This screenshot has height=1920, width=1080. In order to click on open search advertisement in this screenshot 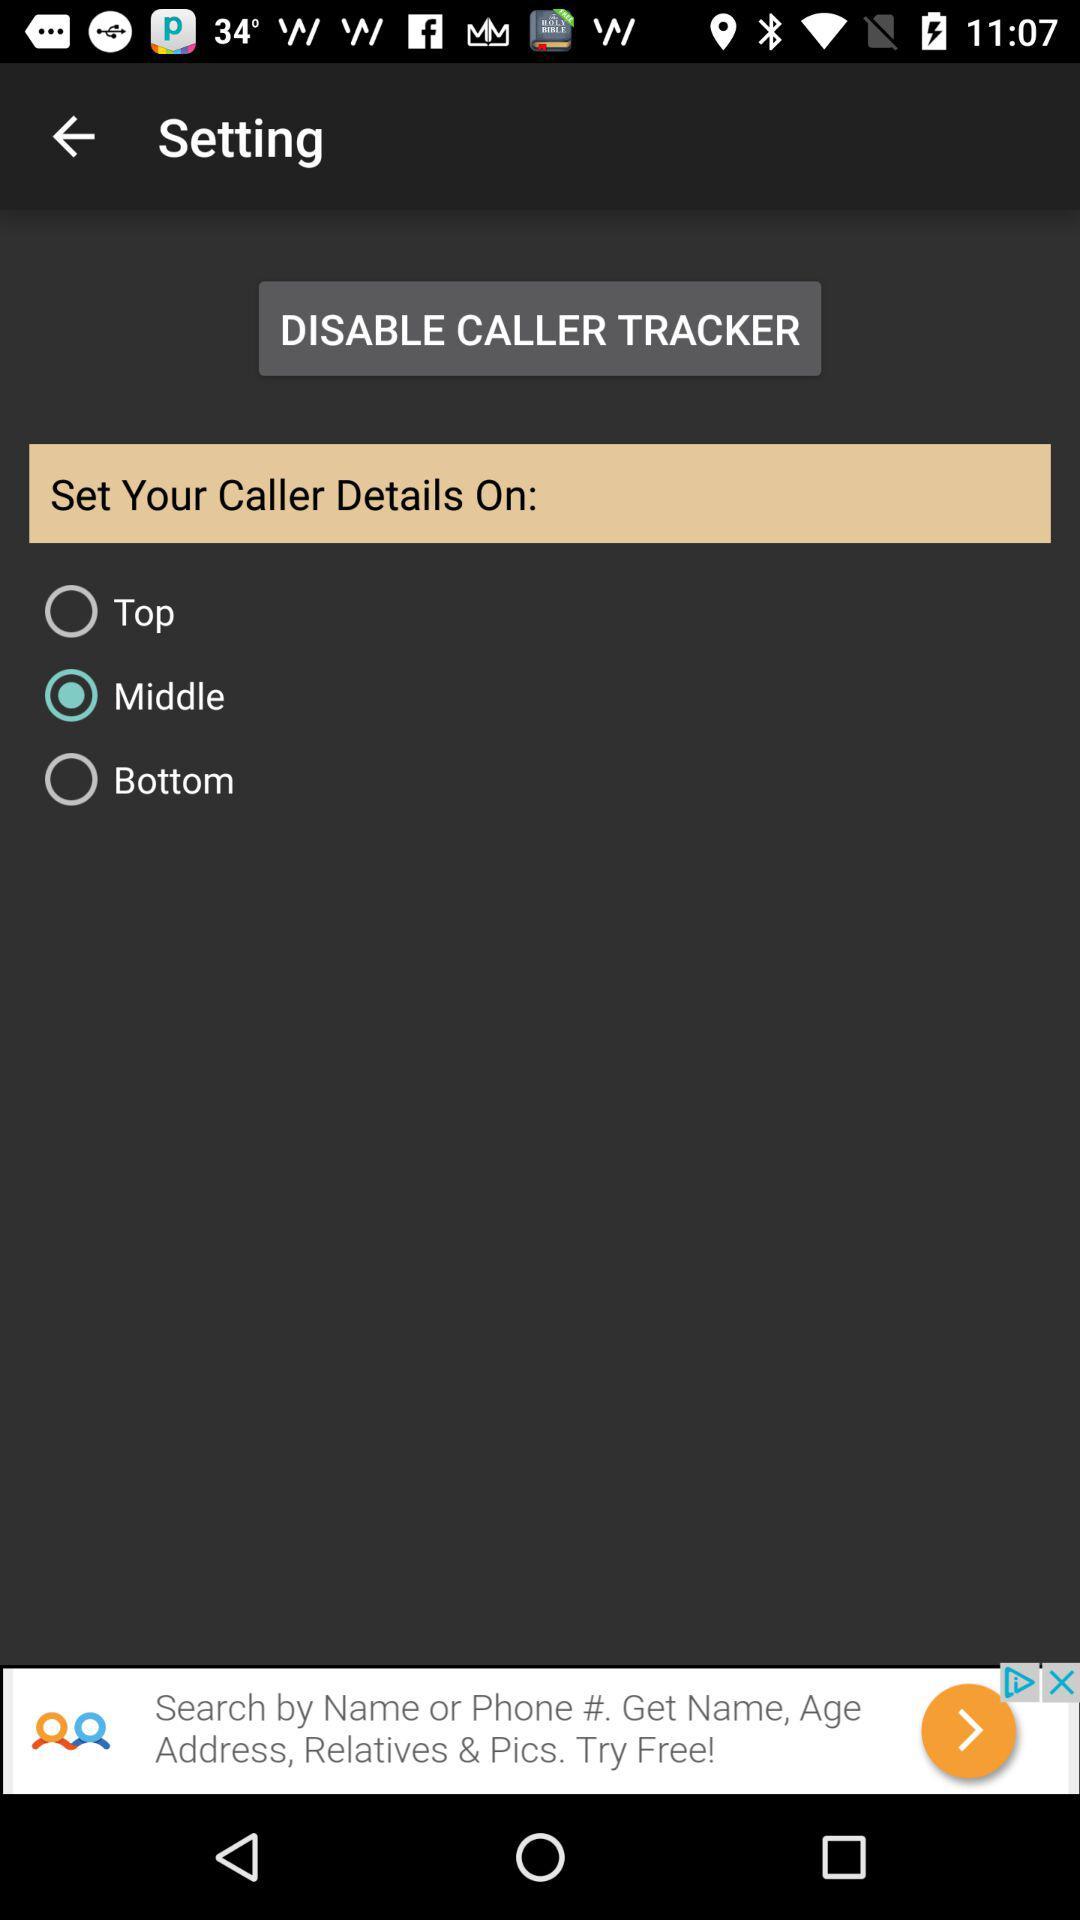, I will do `click(540, 1727)`.